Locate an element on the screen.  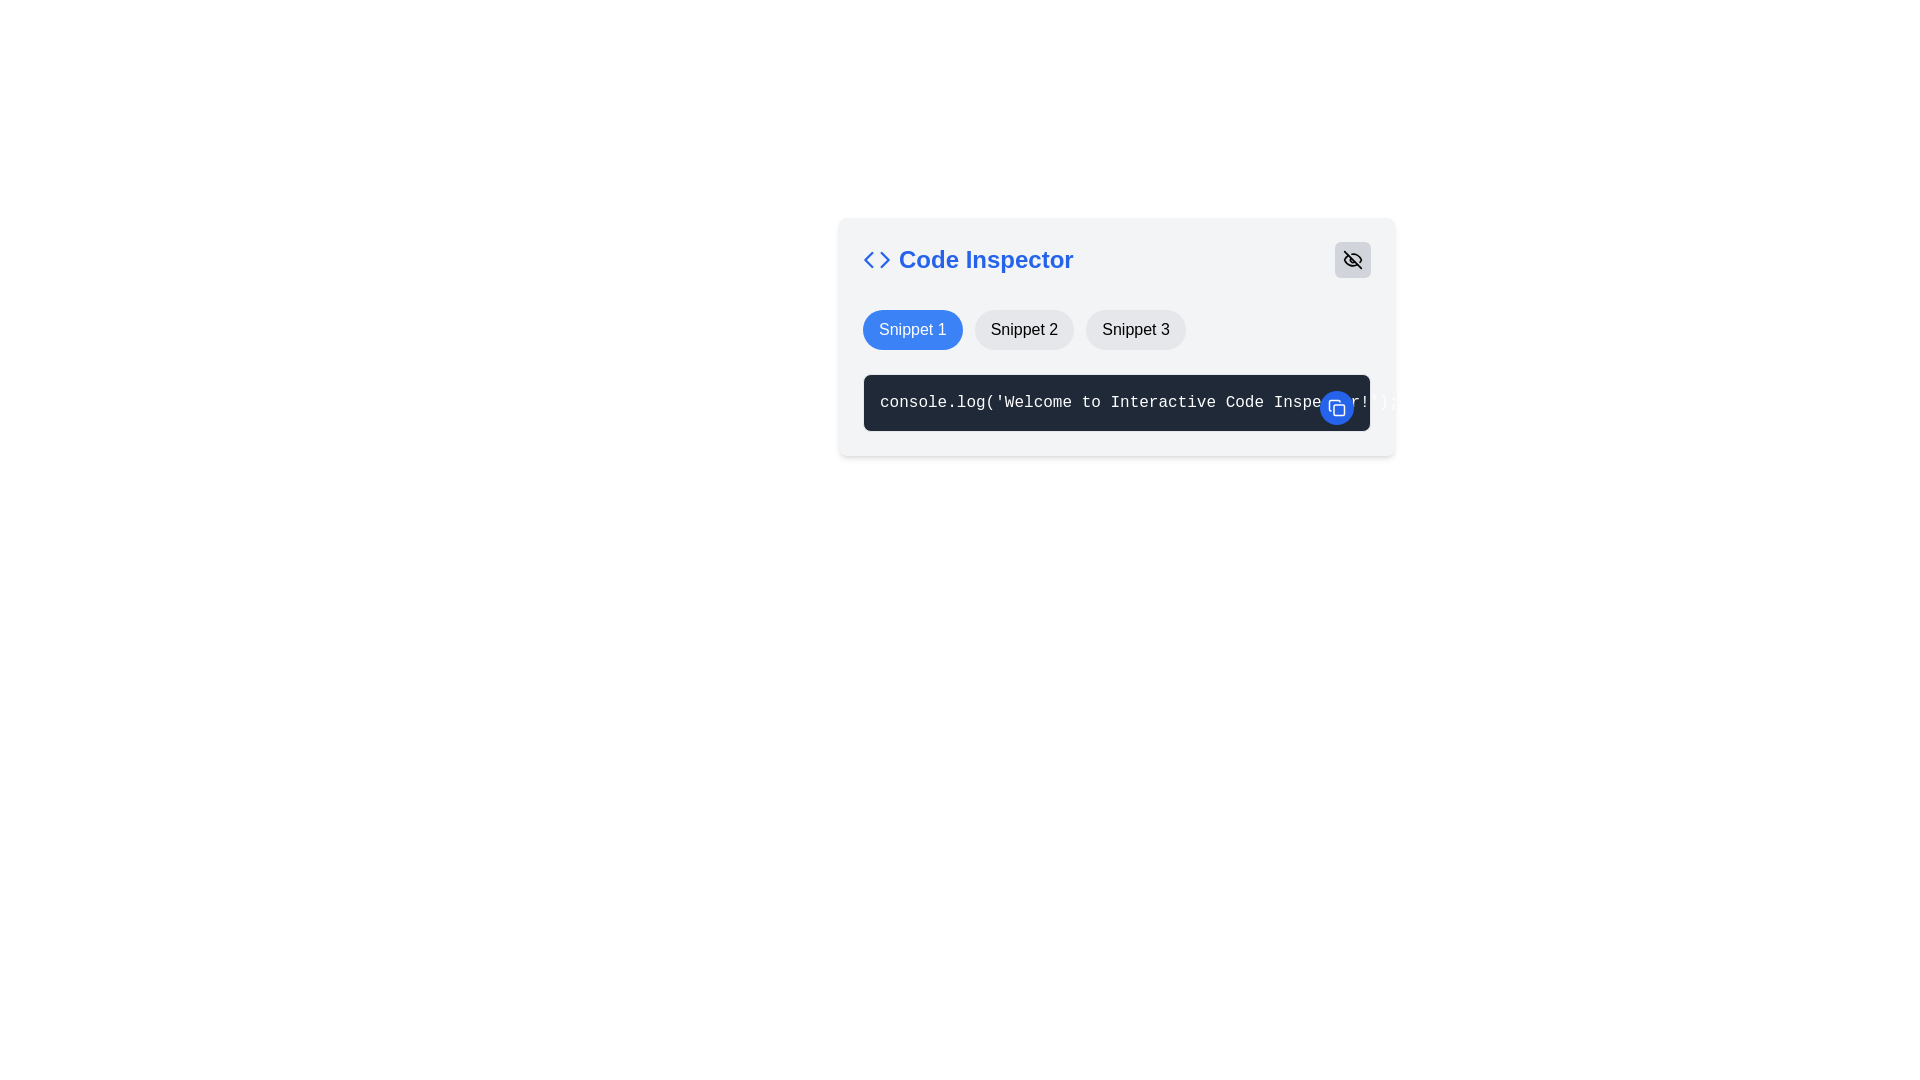
the visibility toggle icon, which resembles an eye with a diagonal line crossing it, located in the top-right corner of the interface is located at coordinates (1353, 258).